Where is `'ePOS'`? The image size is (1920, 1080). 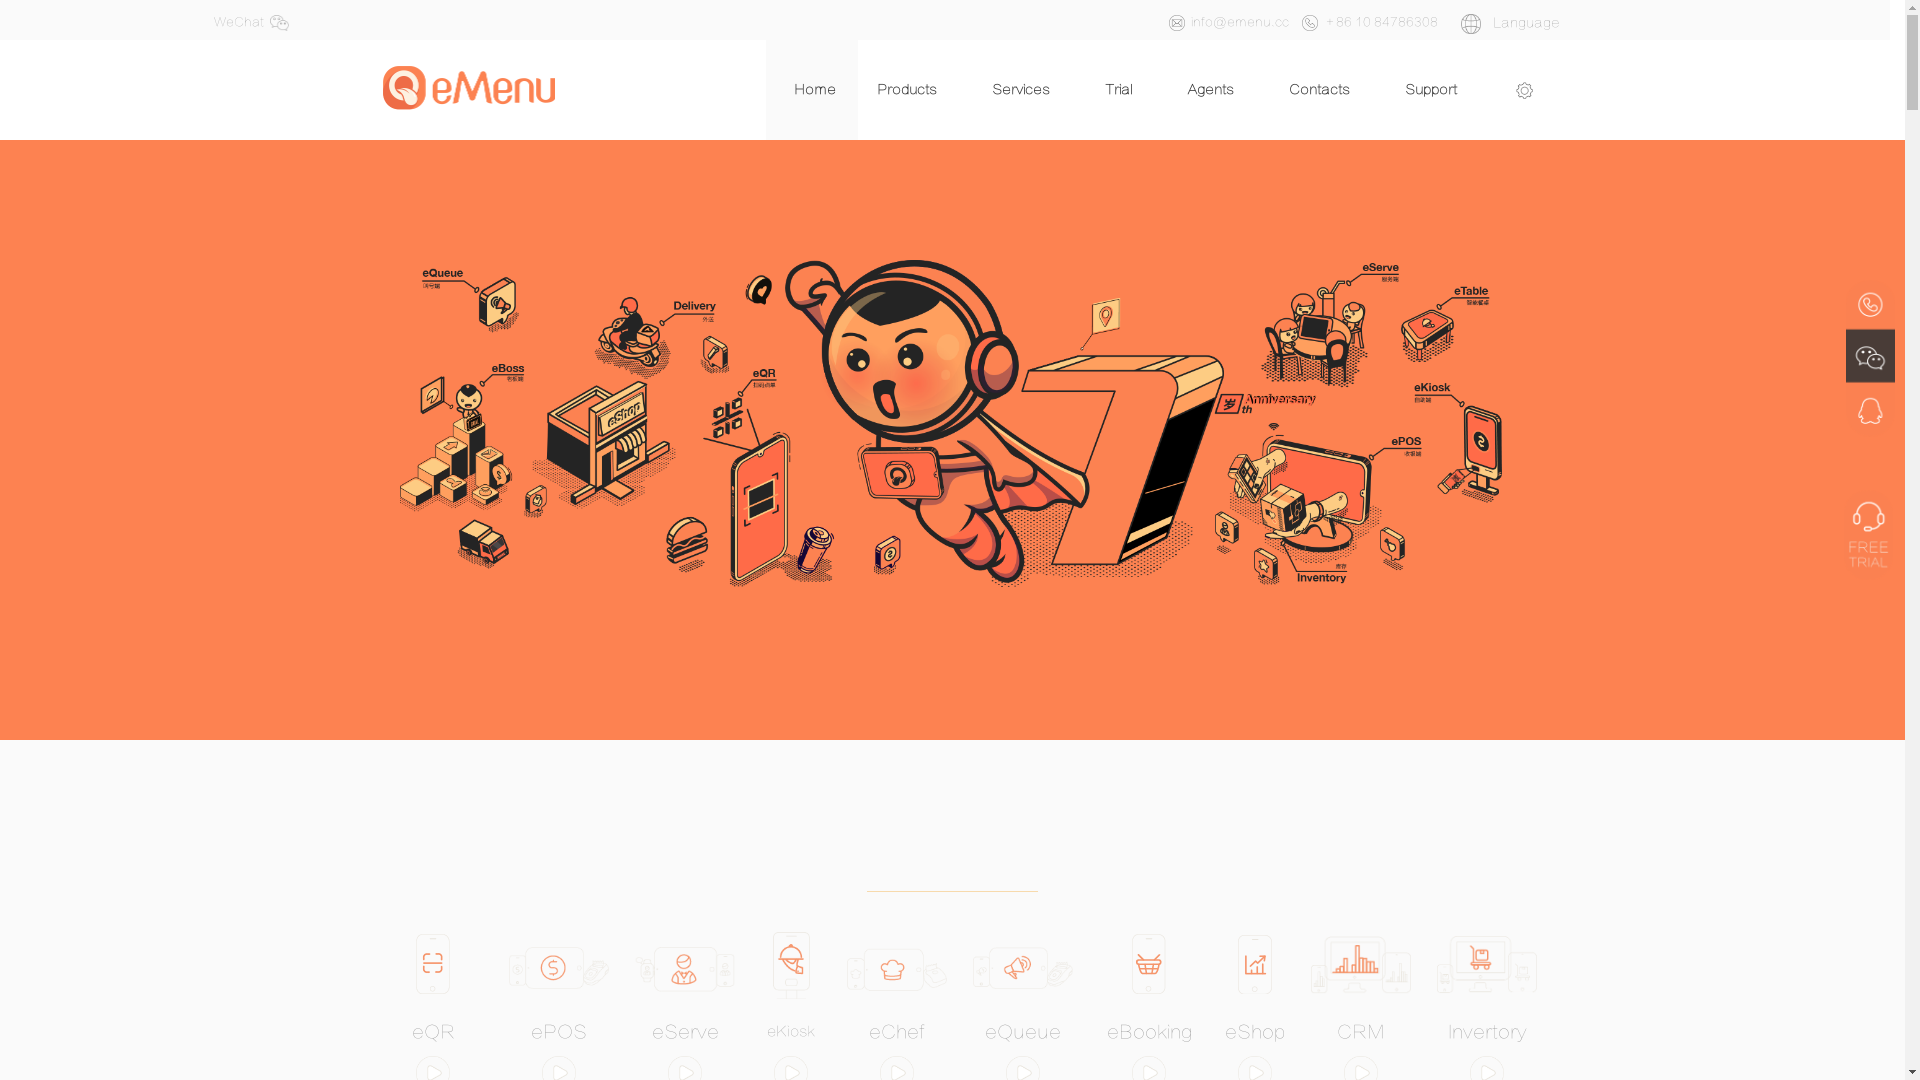
'ePOS' is located at coordinates (558, 1029).